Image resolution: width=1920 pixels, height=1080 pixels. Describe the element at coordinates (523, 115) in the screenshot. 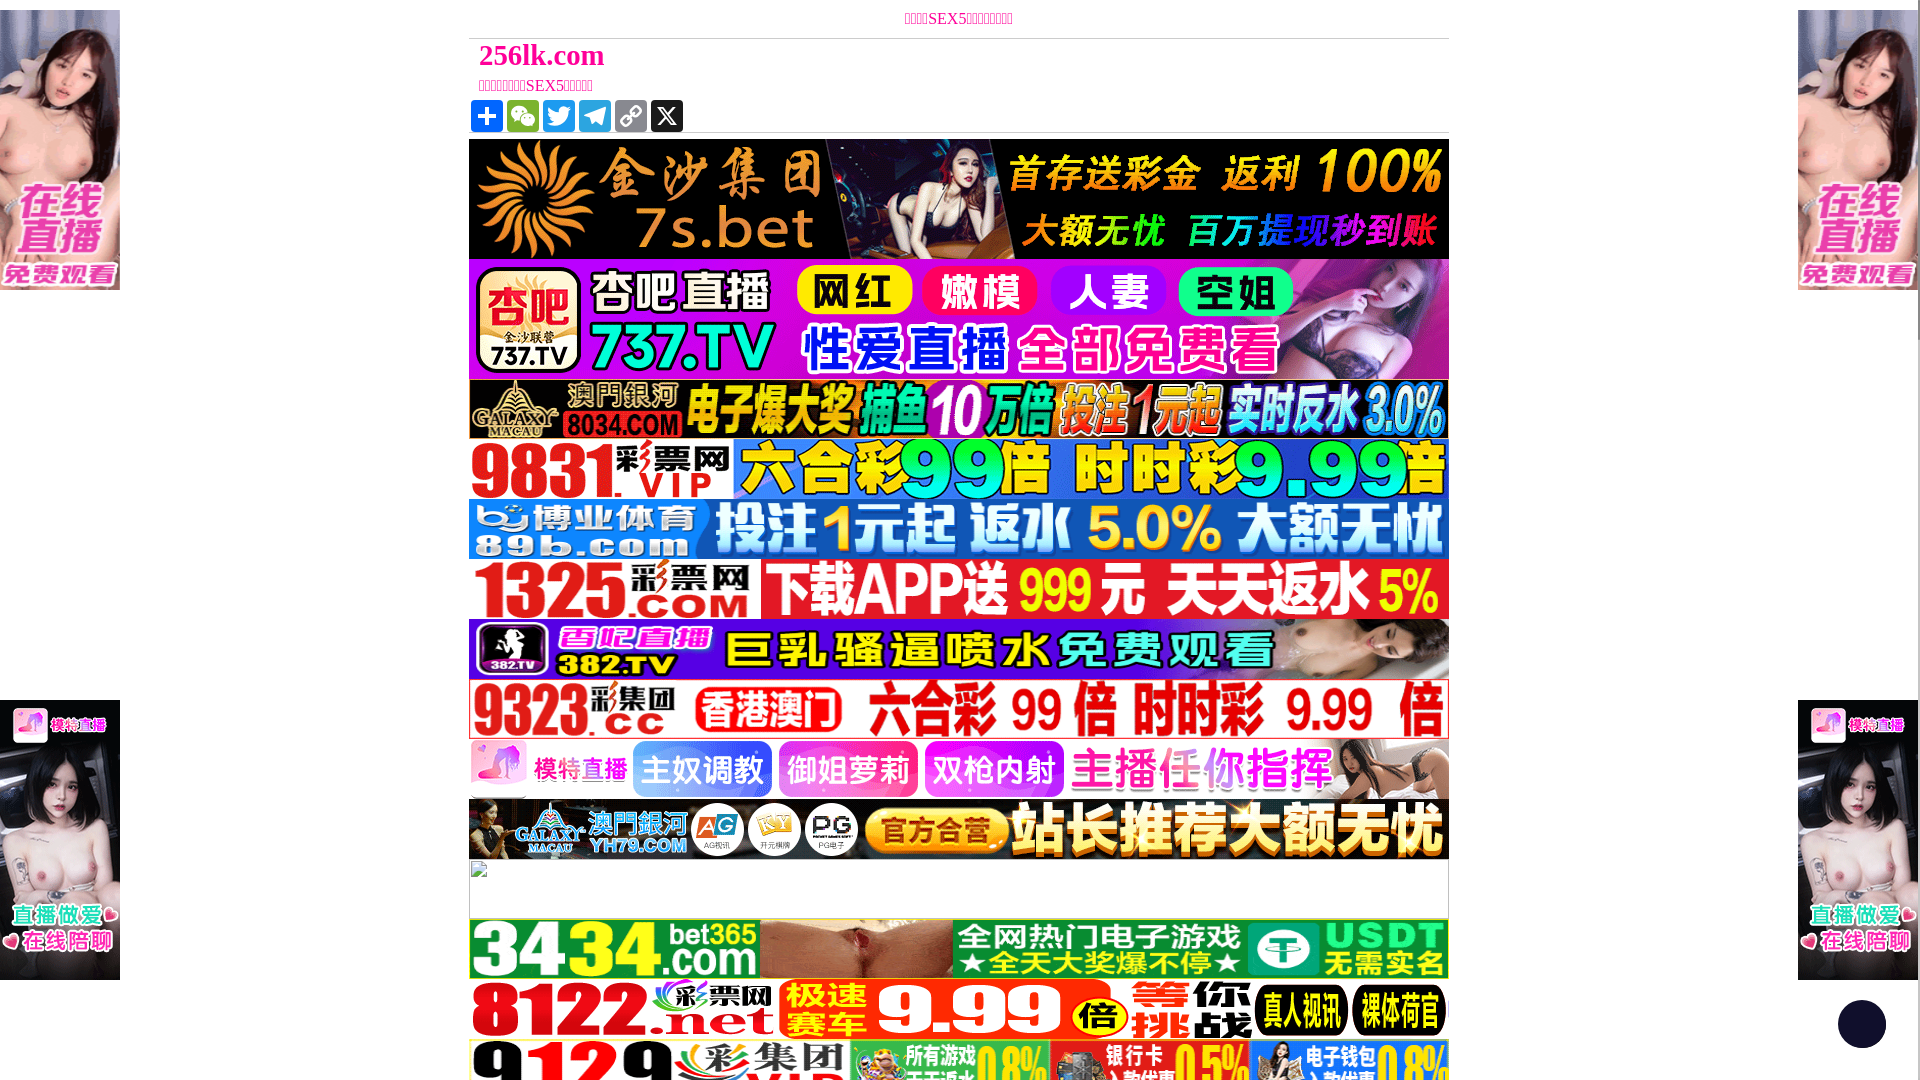

I see `'WeChat'` at that location.